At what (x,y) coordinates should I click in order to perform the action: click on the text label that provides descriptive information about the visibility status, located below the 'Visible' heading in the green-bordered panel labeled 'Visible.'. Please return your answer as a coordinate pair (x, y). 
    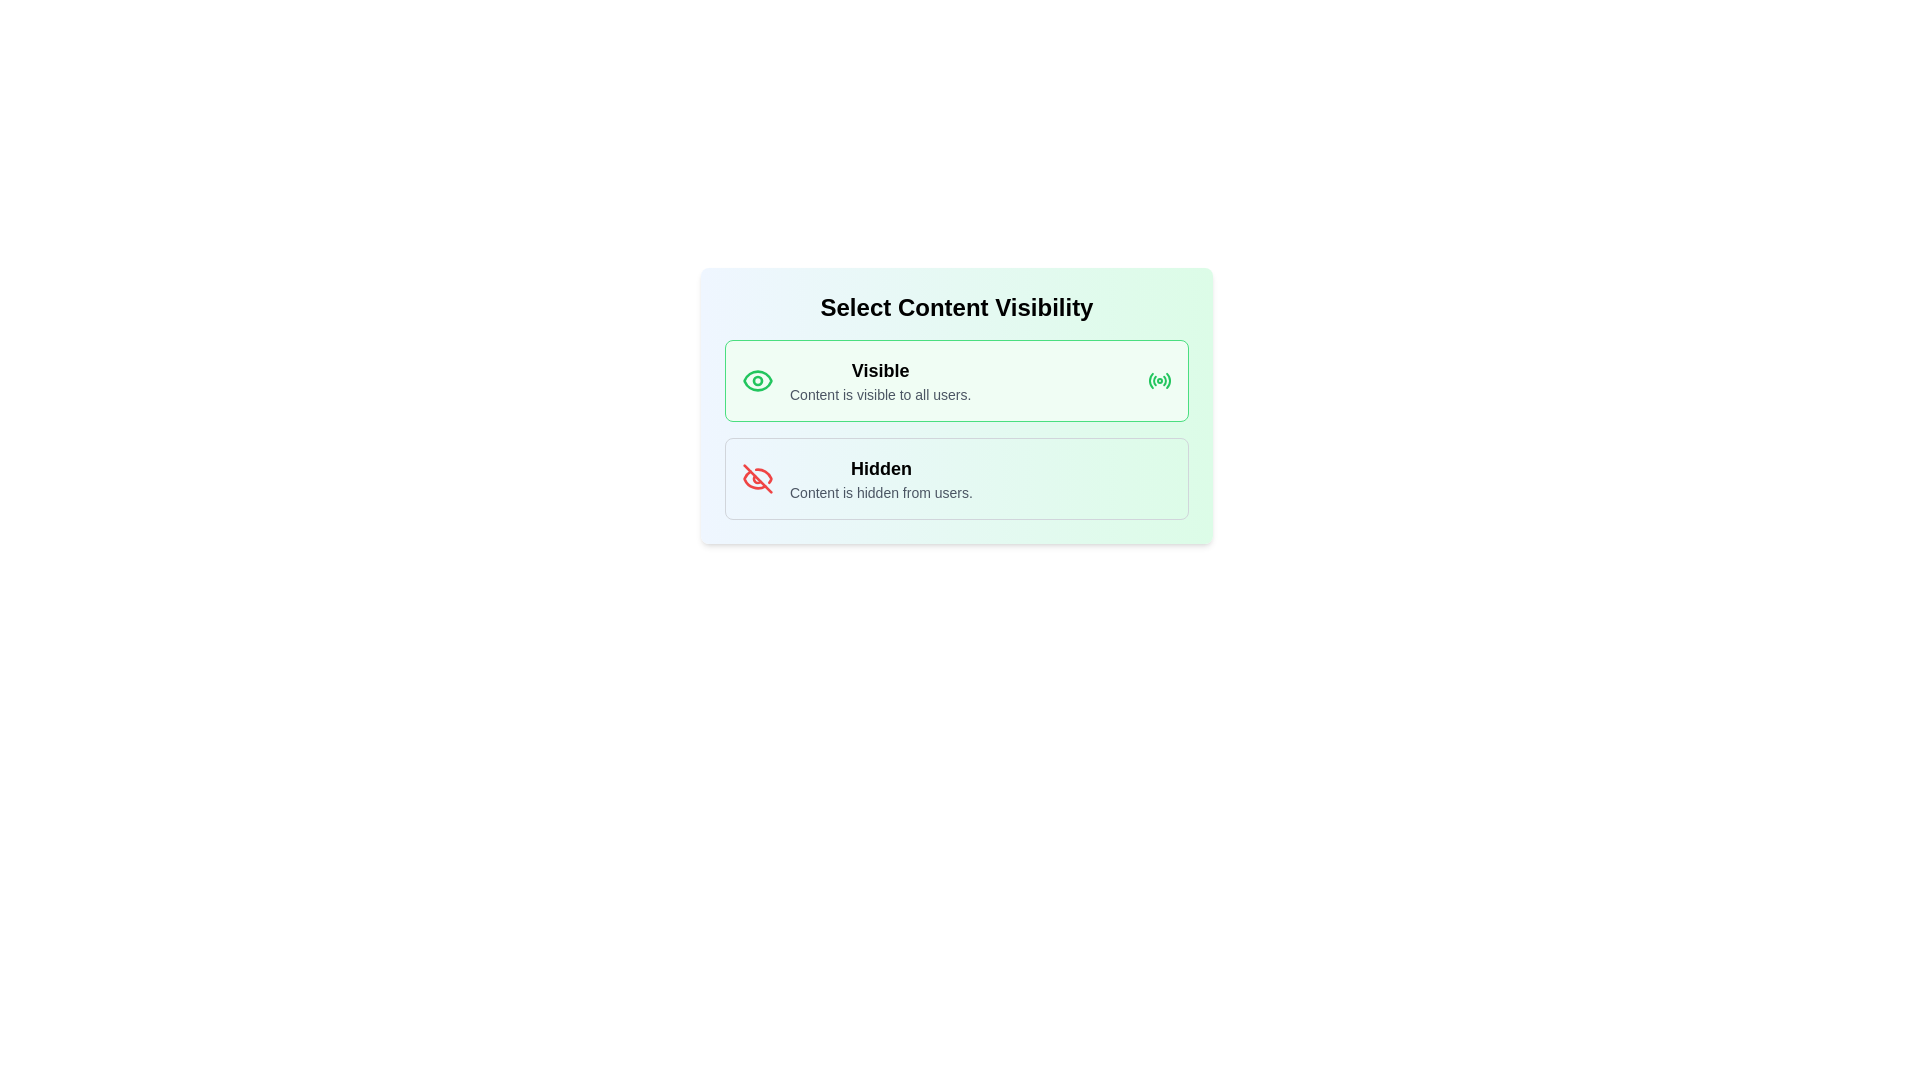
    Looking at the image, I should click on (880, 394).